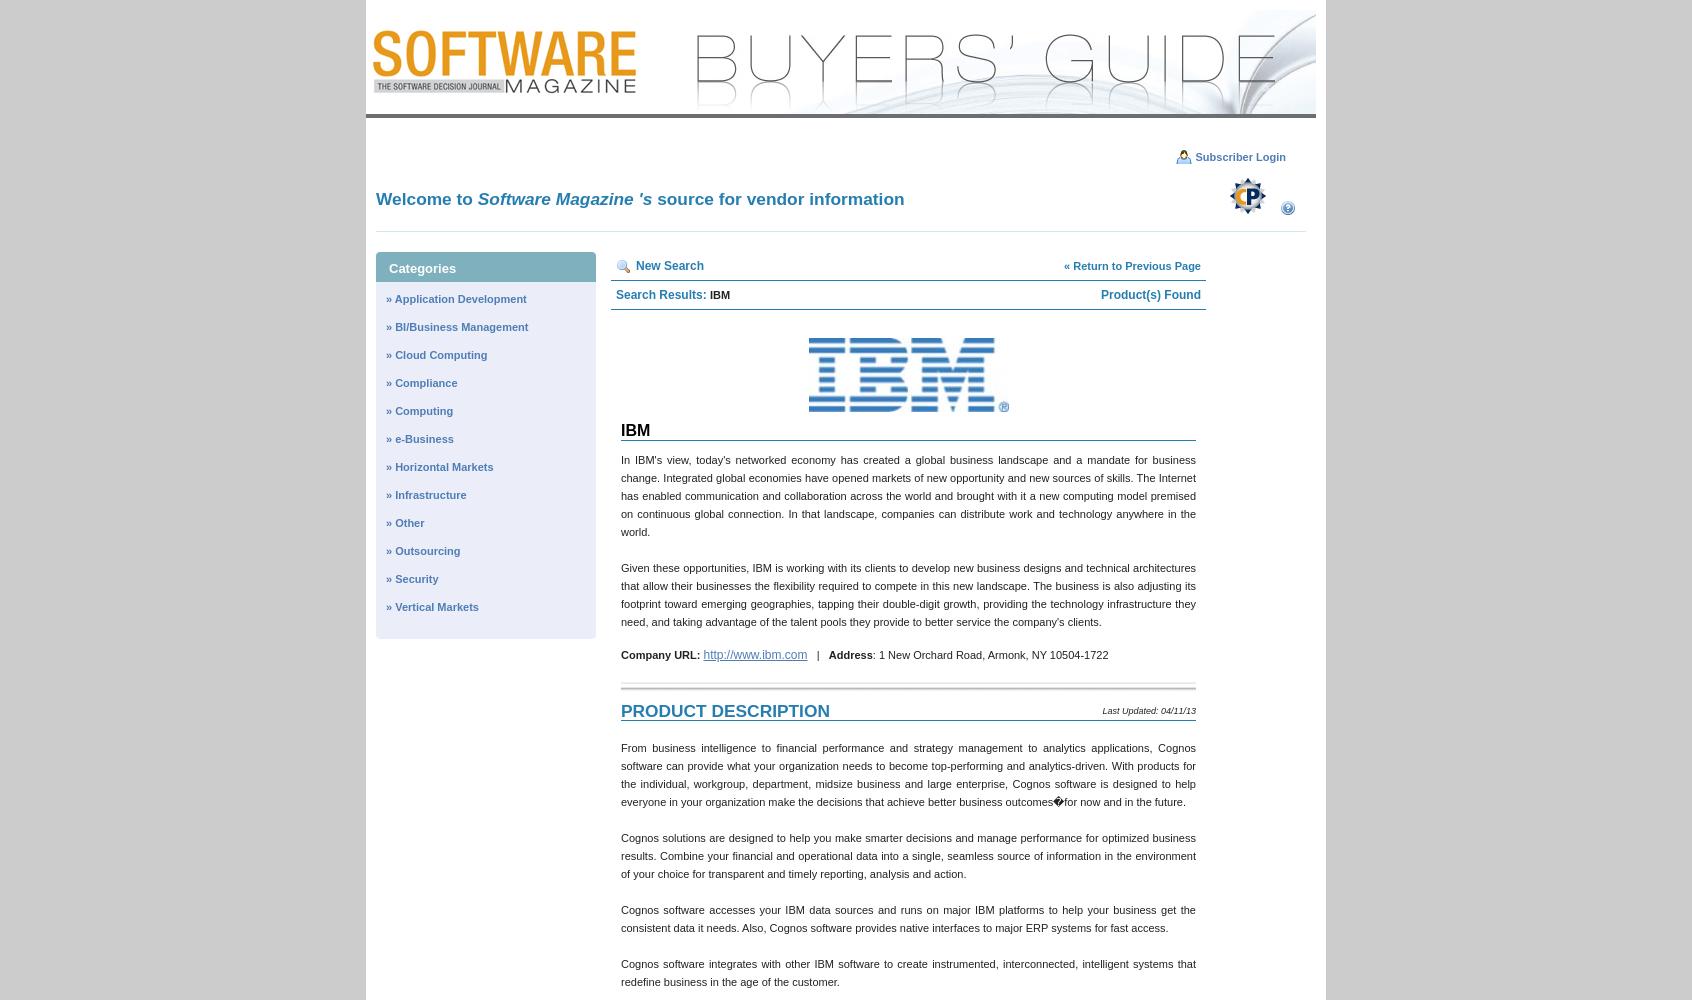  I want to click on 'Categories', so click(422, 268).